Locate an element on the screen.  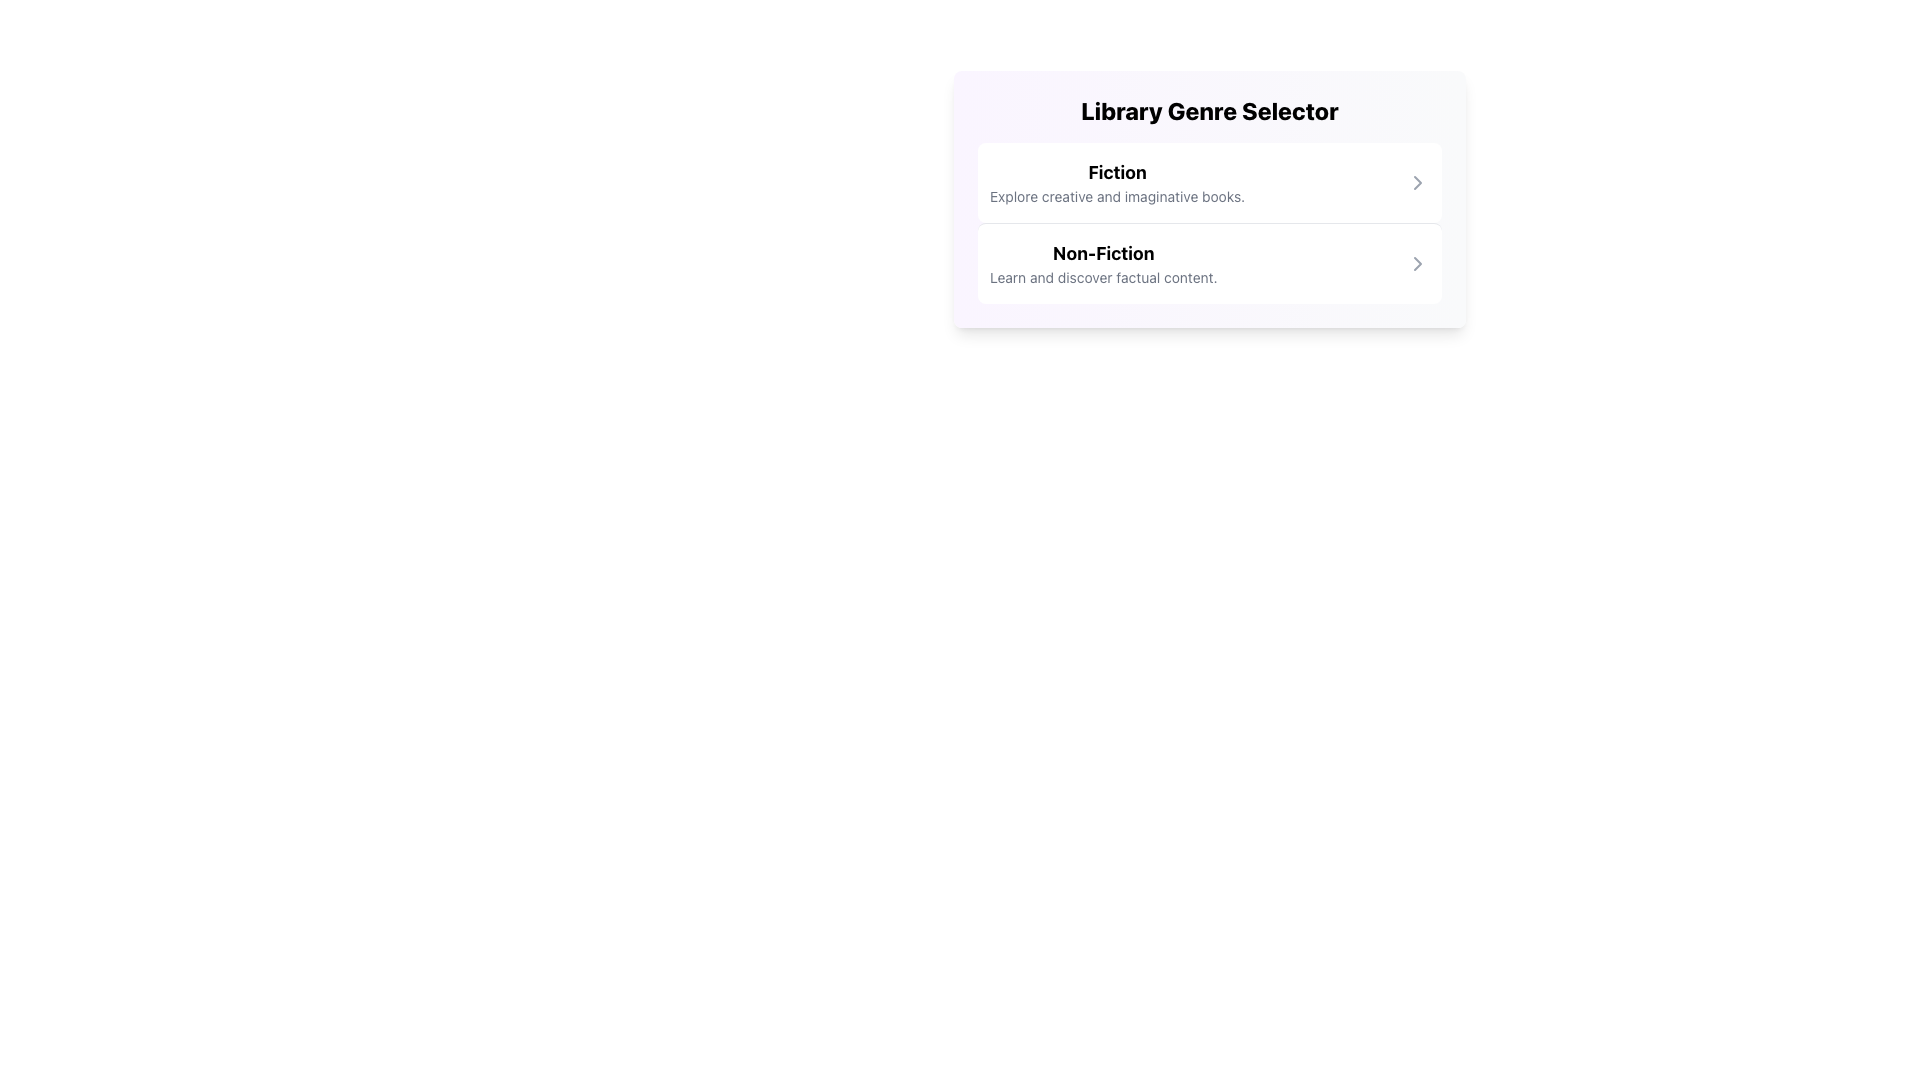
the right-facing chevron-shaped icon used for navigation next to the 'Non-Fiction' option is located at coordinates (1416, 262).